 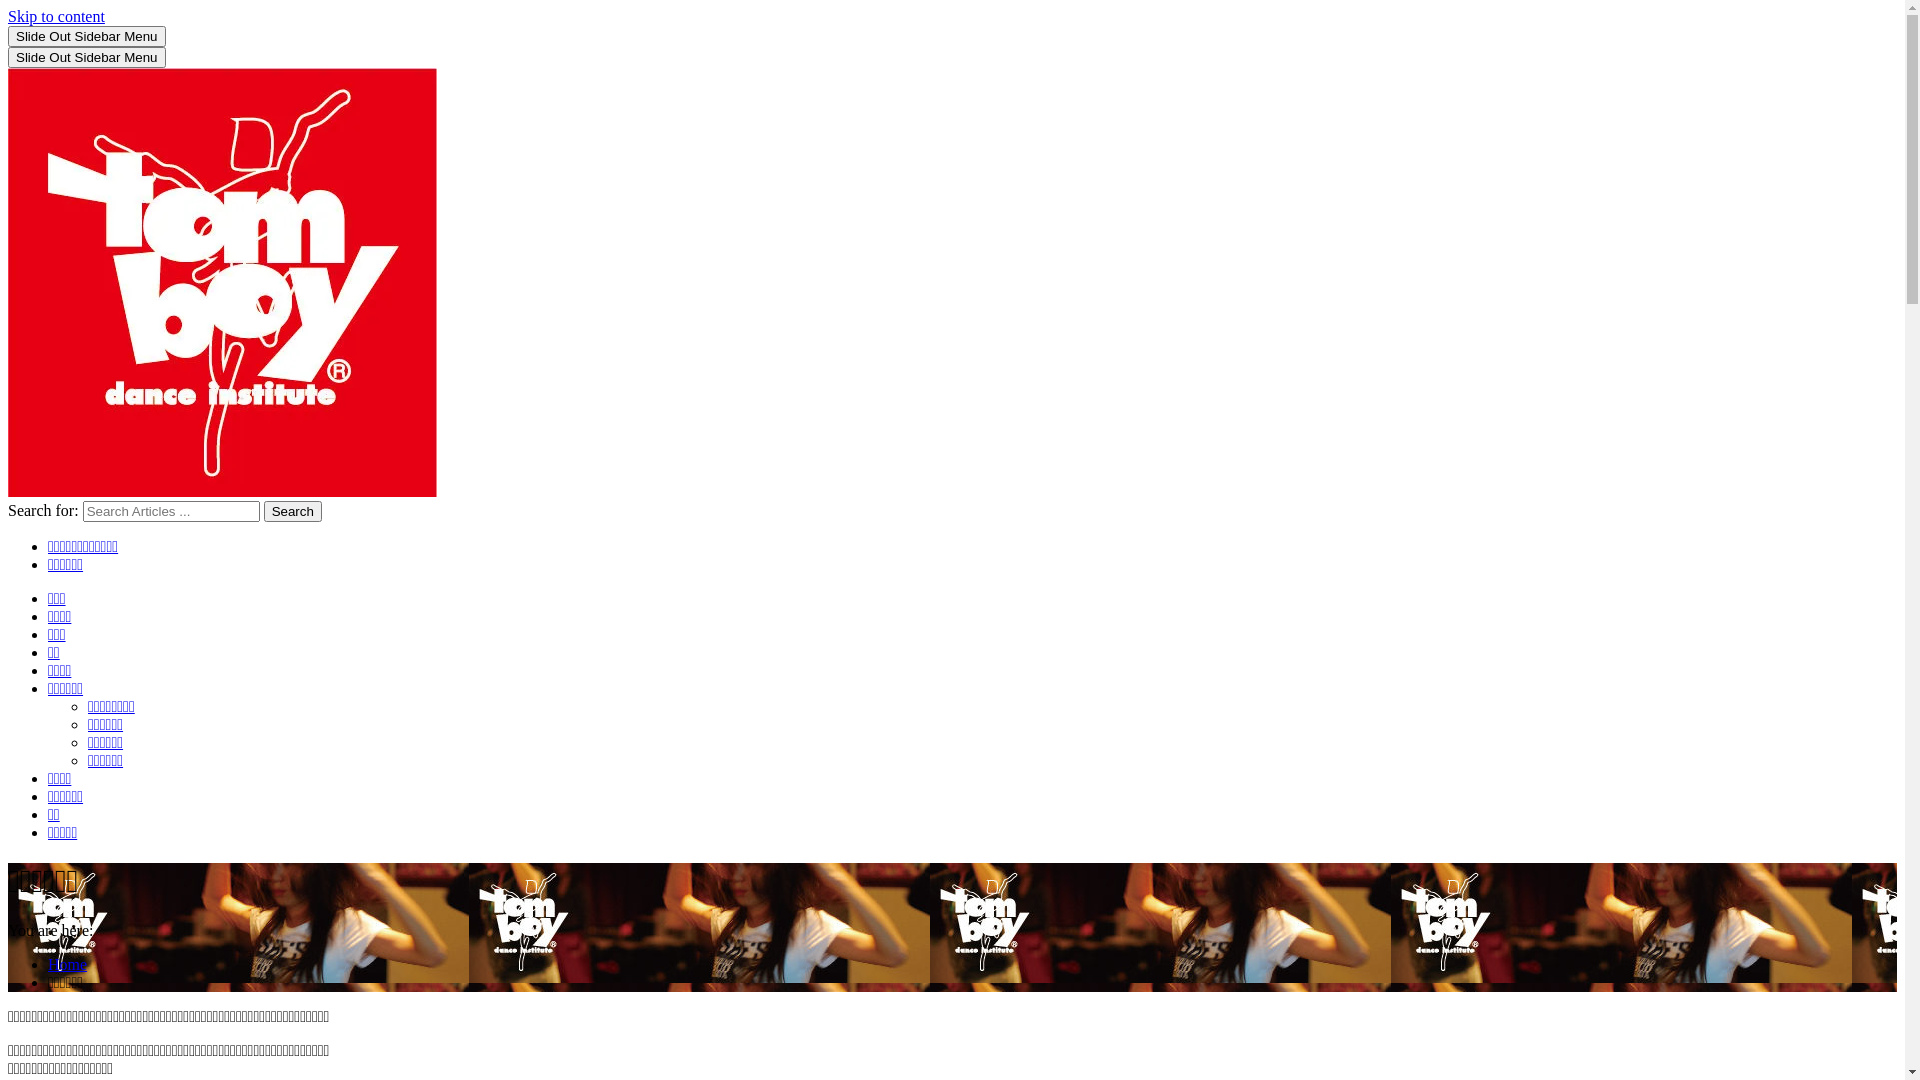 What do you see at coordinates (85, 56) in the screenshot?
I see `'Slide Out Sidebar Menu'` at bounding box center [85, 56].